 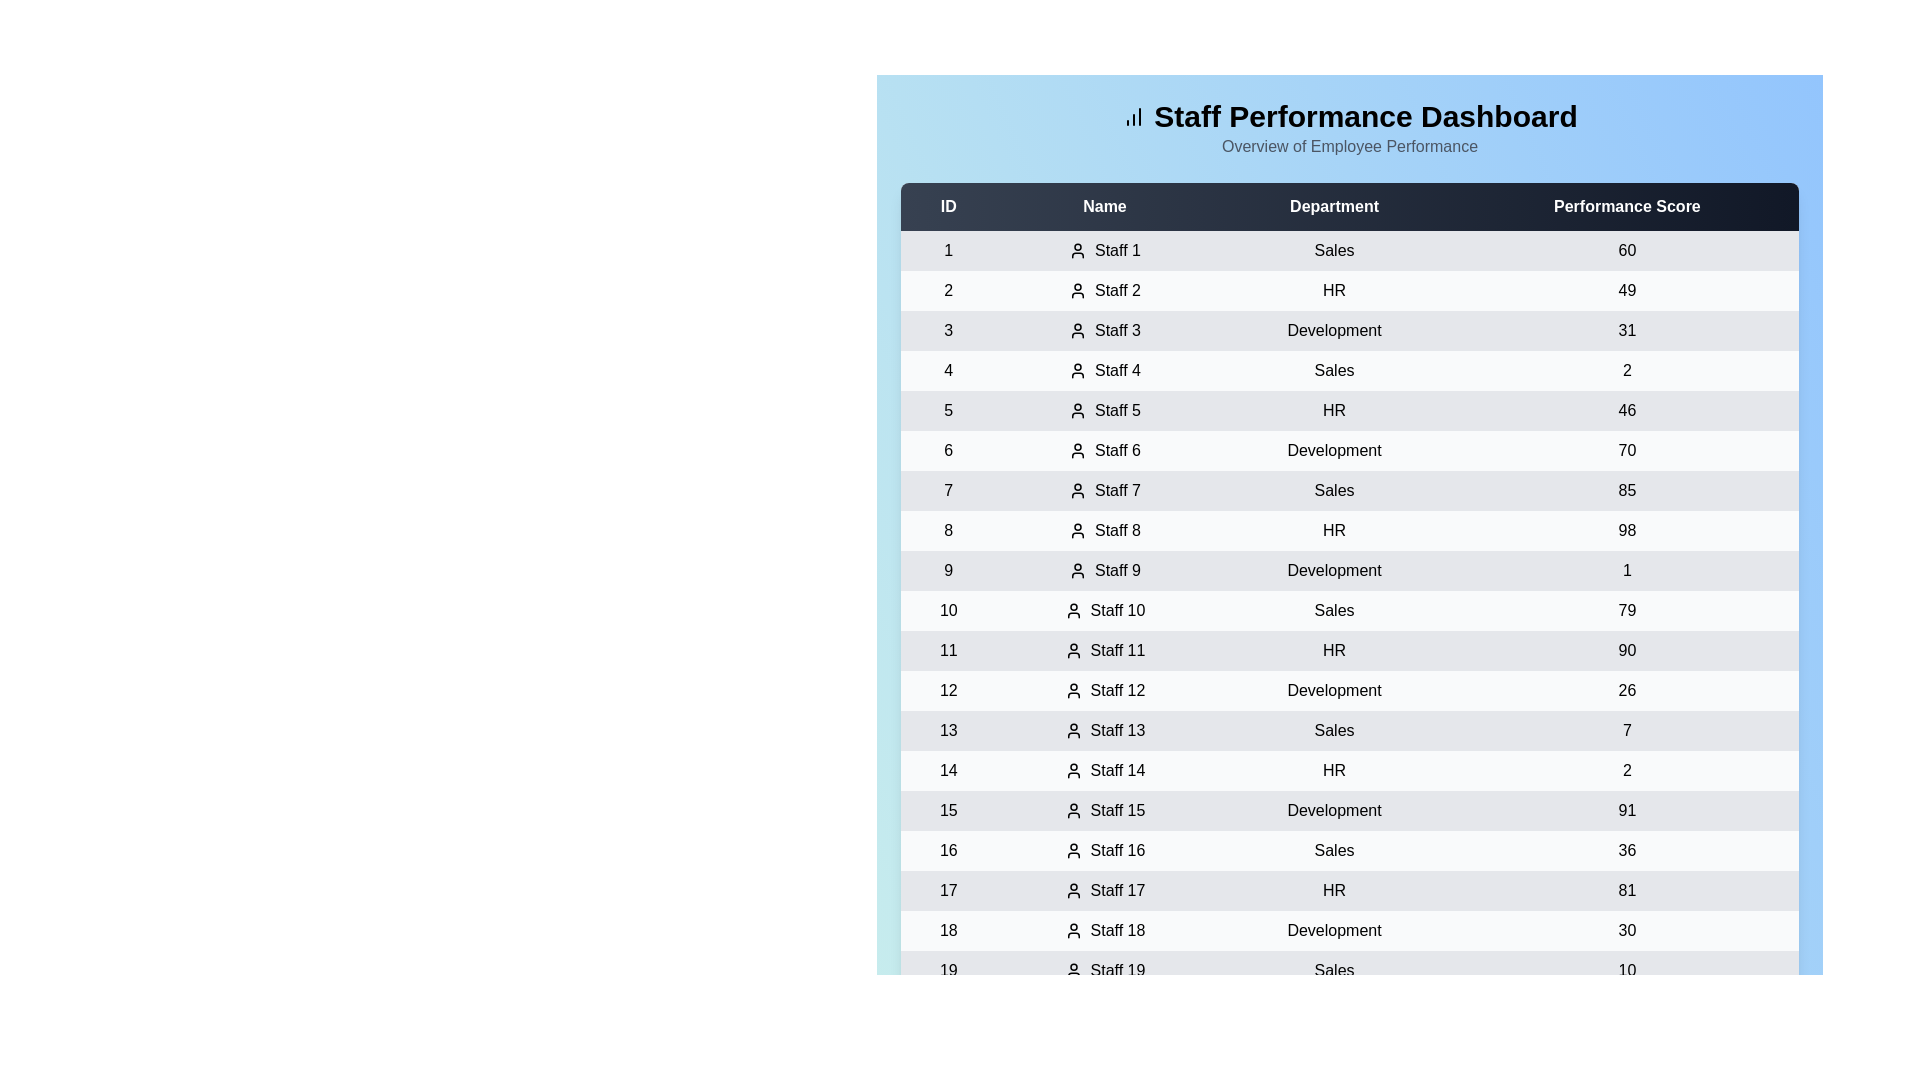 What do you see at coordinates (1627, 207) in the screenshot?
I see `the column header labeled 'Performance Score' to sort the table by that column` at bounding box center [1627, 207].